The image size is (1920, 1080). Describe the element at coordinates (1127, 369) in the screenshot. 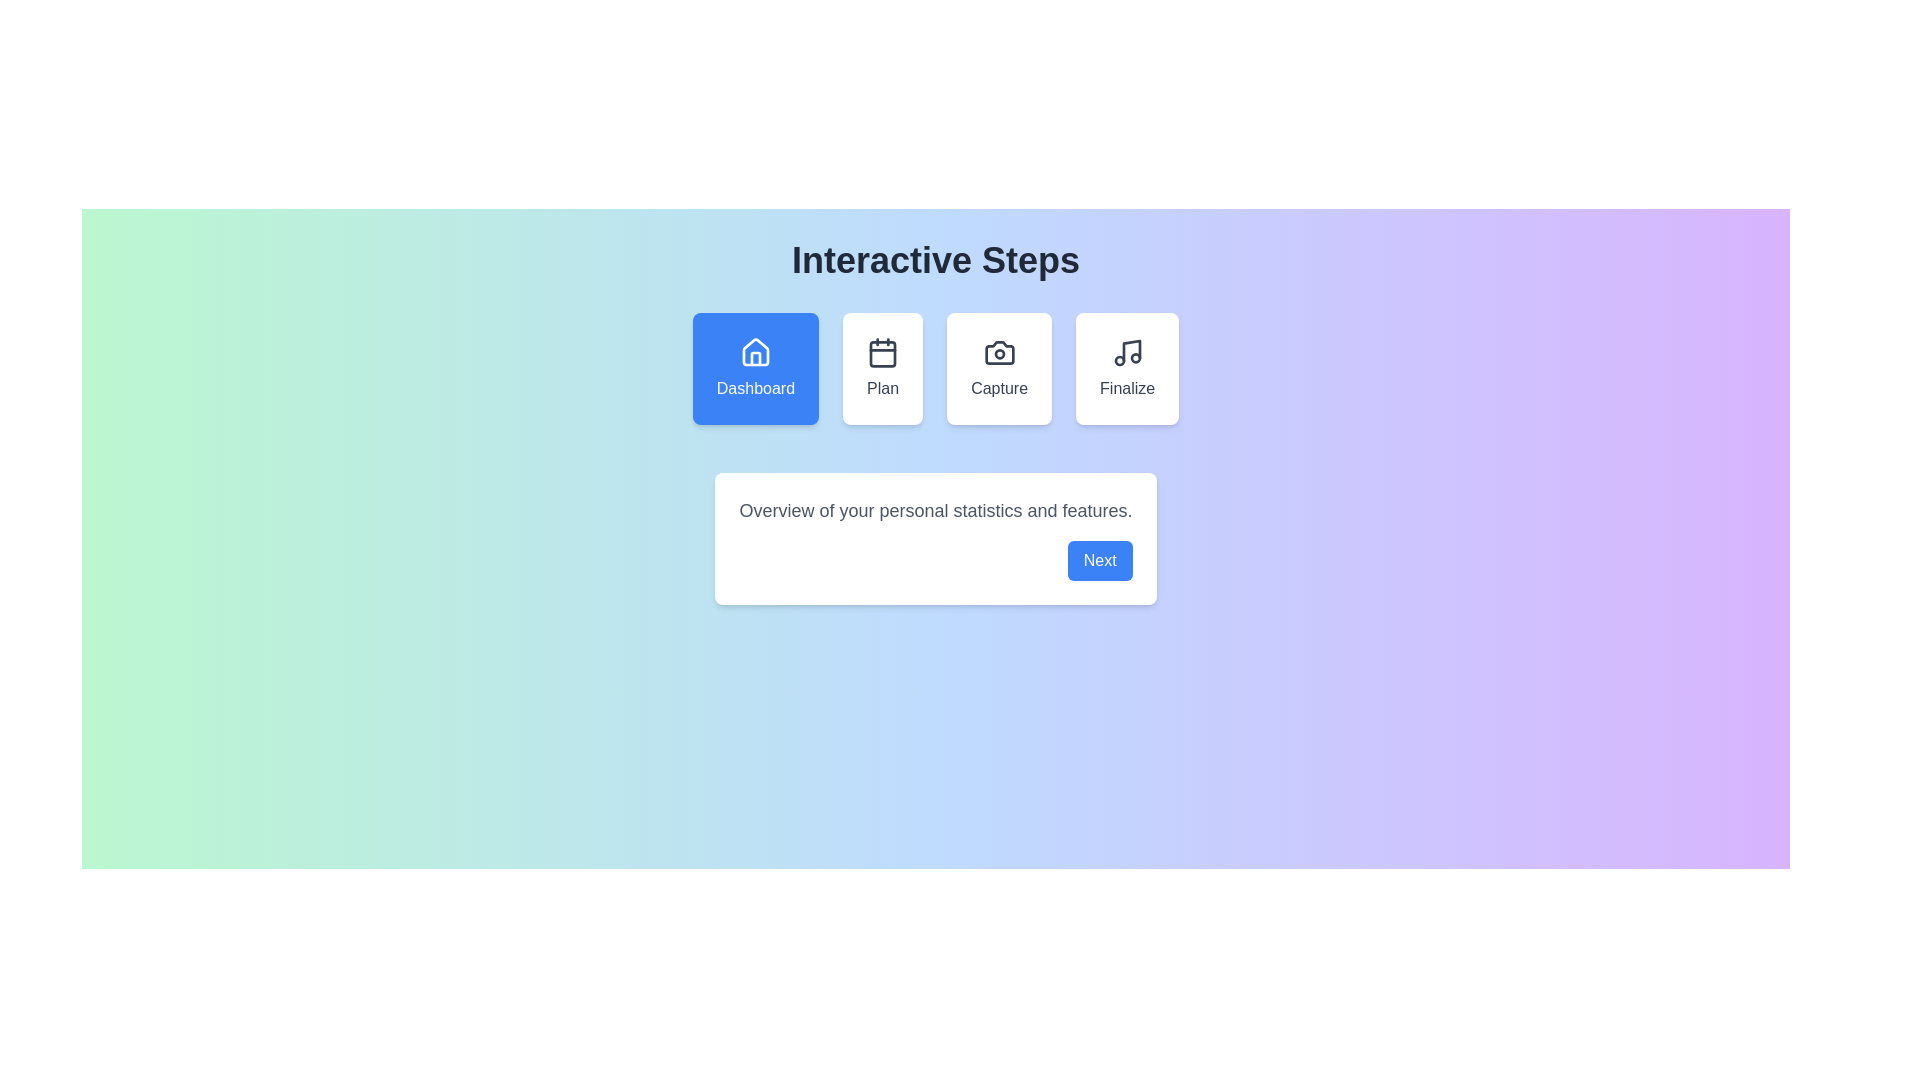

I see `the step Finalize by clicking on its icon` at that location.